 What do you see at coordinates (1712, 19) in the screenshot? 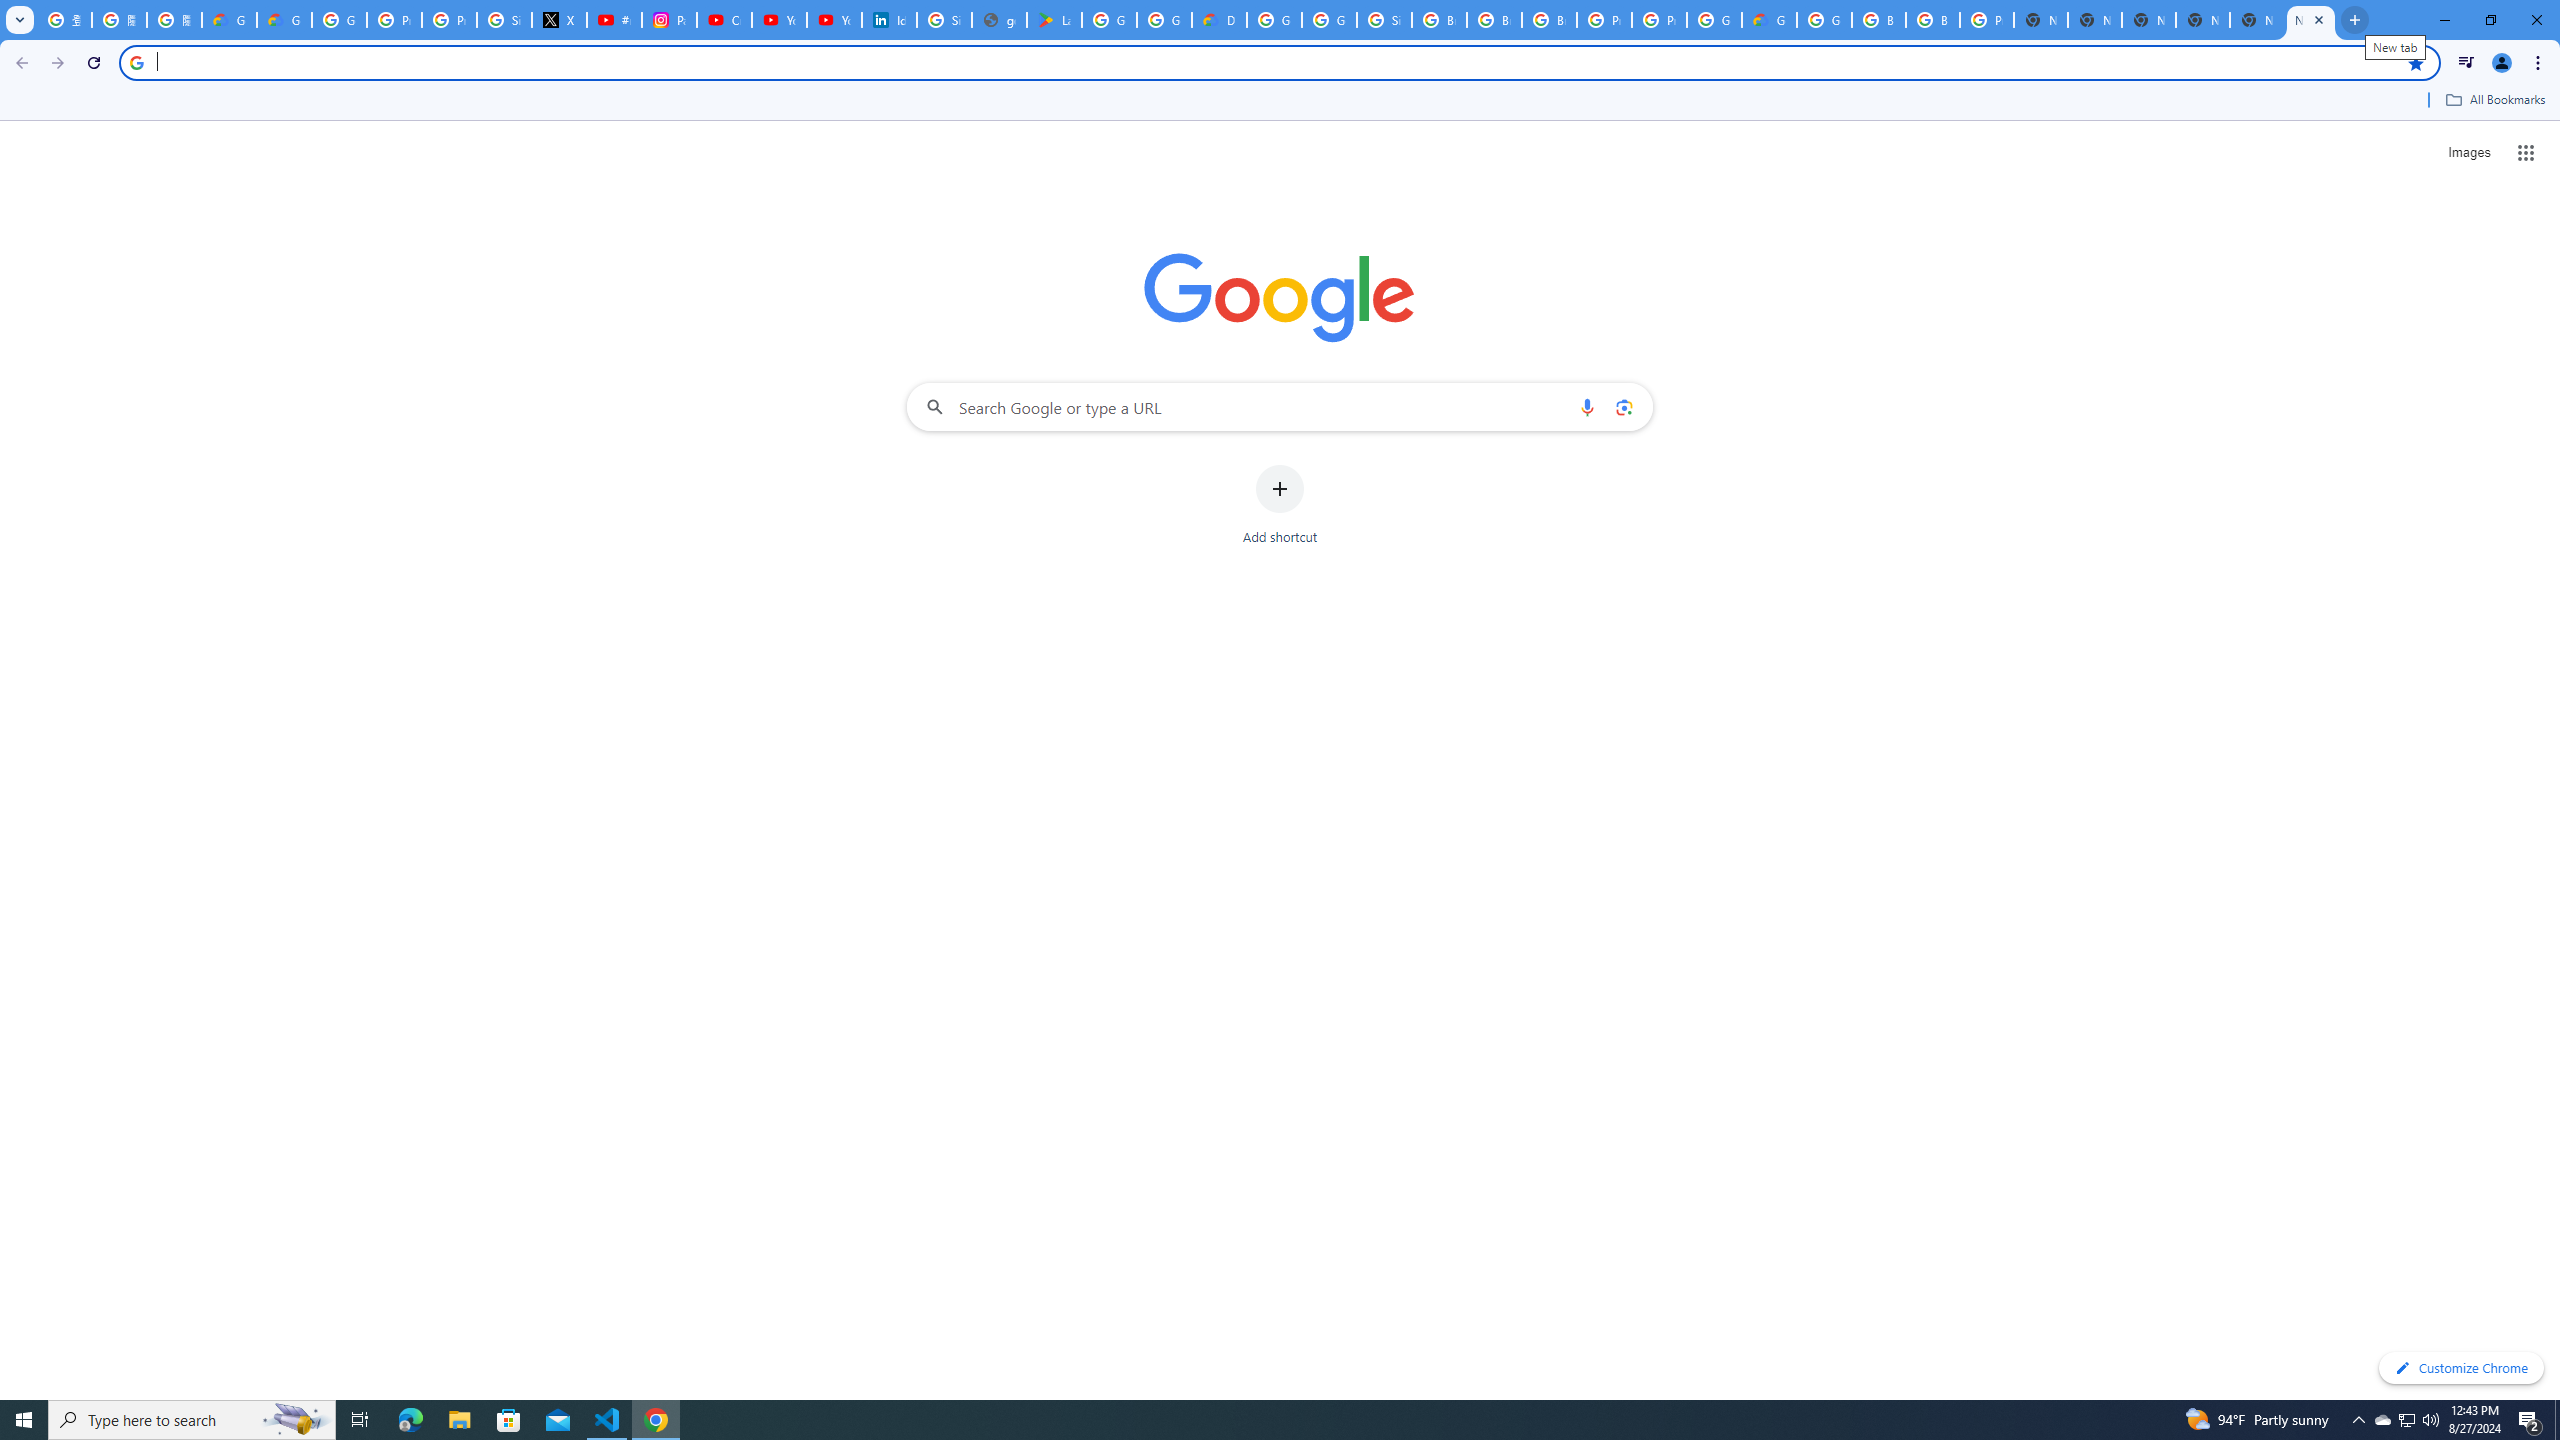
I see `'Google Cloud Platform'` at bounding box center [1712, 19].